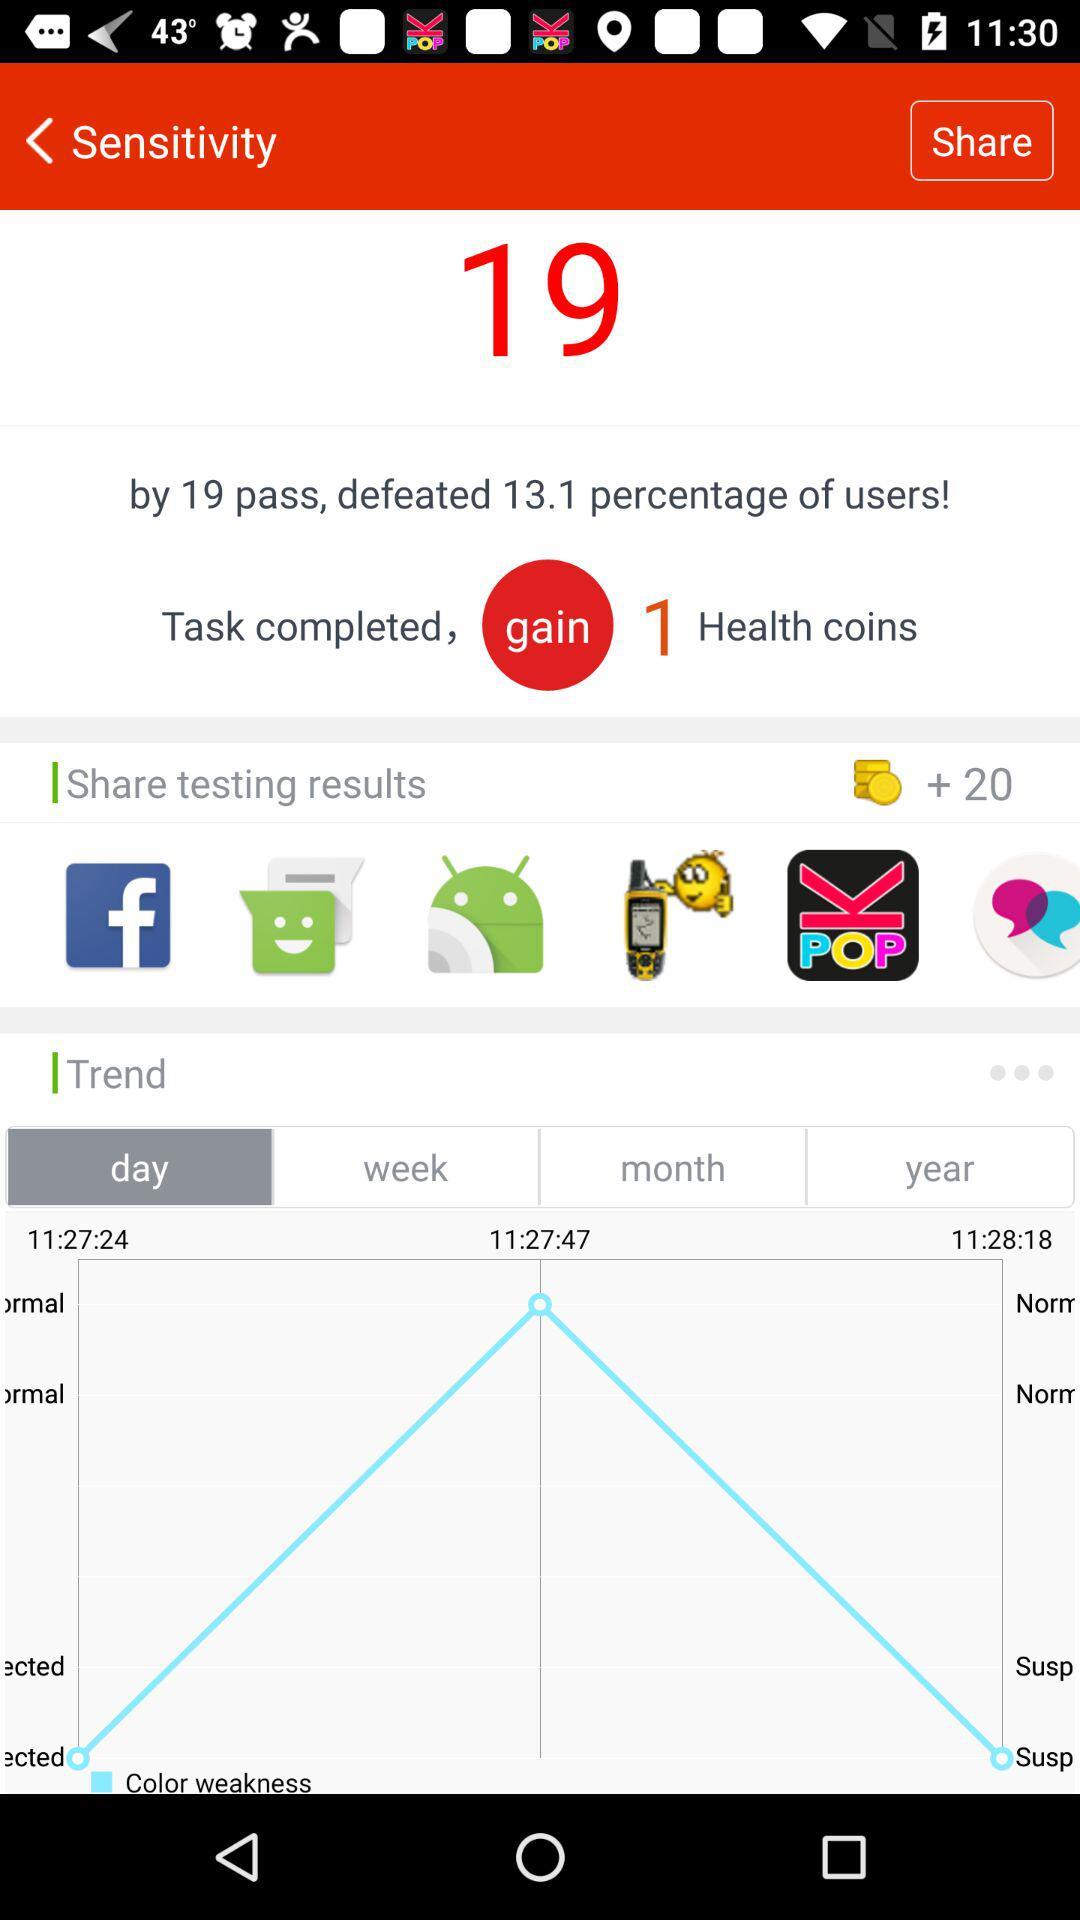 Image resolution: width=1080 pixels, height=1920 pixels. I want to click on chat, so click(1025, 914).